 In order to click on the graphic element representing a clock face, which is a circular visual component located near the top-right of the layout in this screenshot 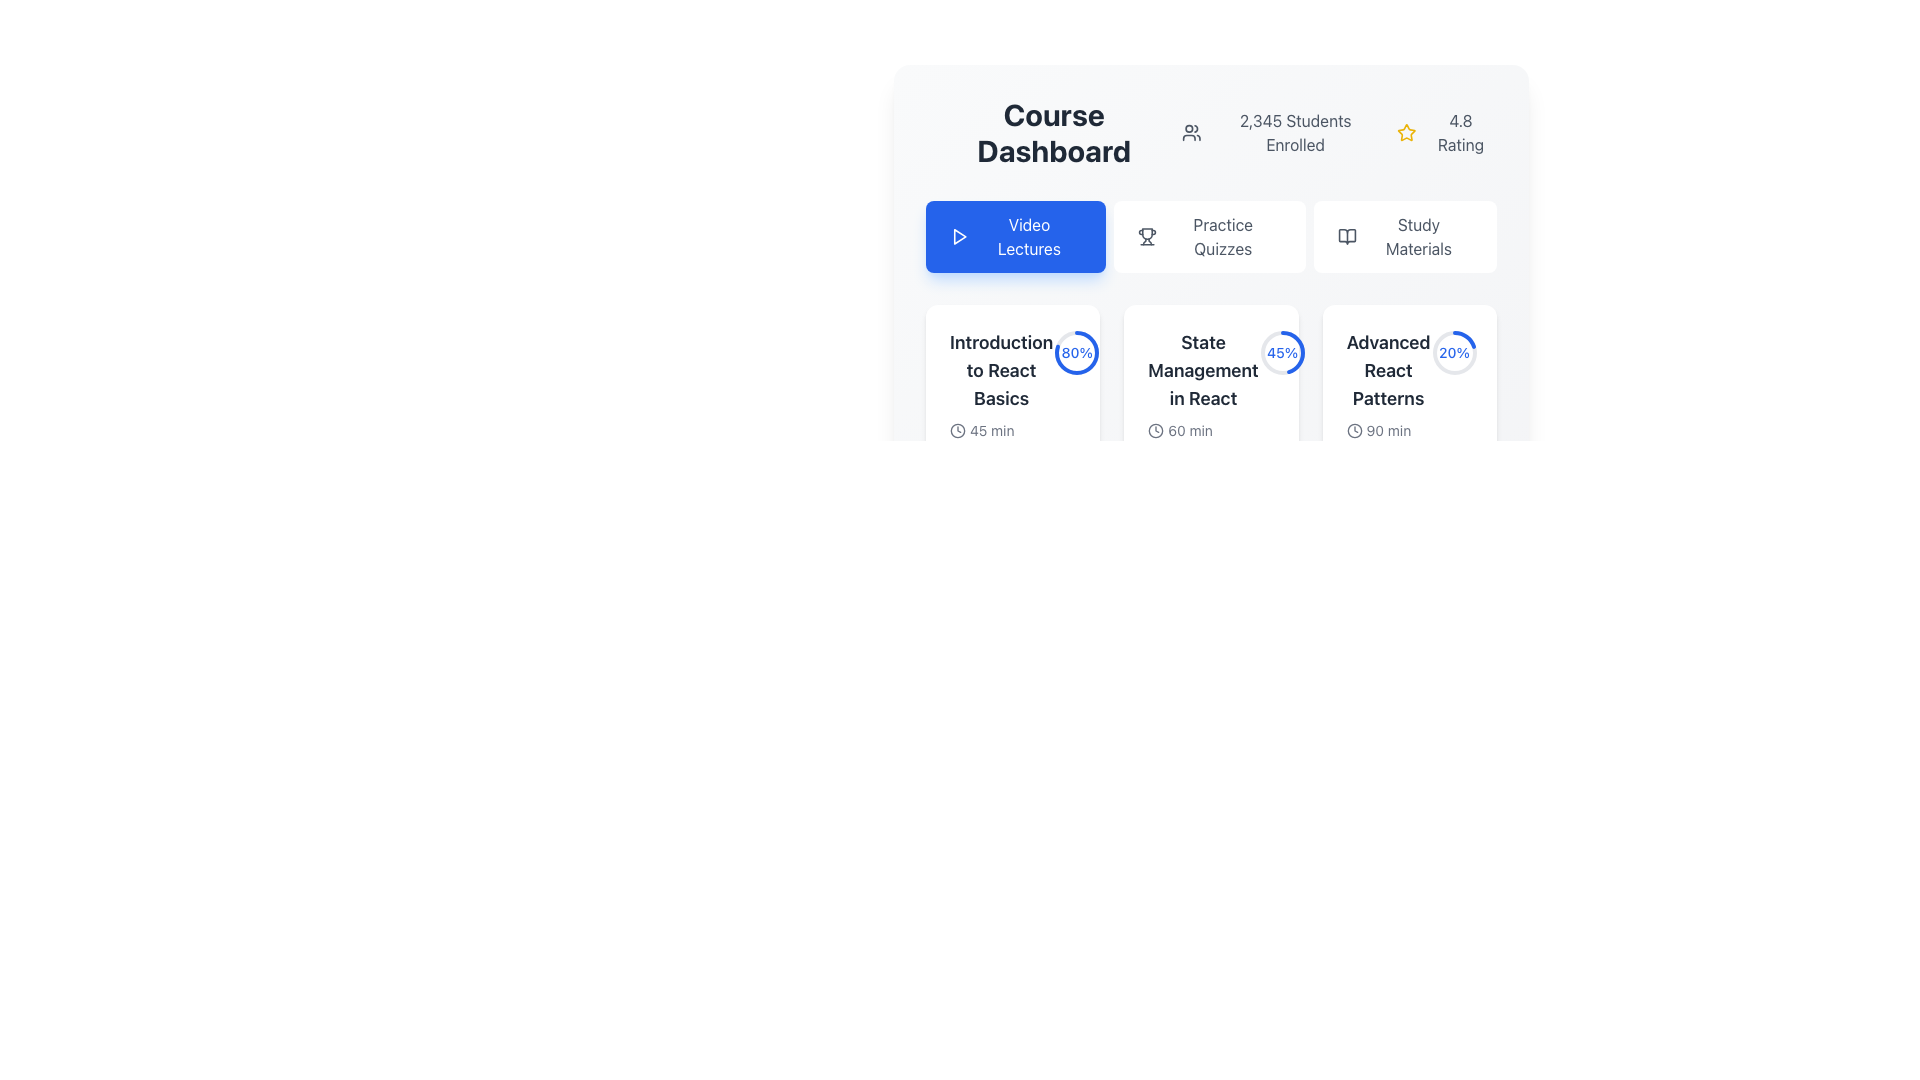, I will do `click(1156, 430)`.